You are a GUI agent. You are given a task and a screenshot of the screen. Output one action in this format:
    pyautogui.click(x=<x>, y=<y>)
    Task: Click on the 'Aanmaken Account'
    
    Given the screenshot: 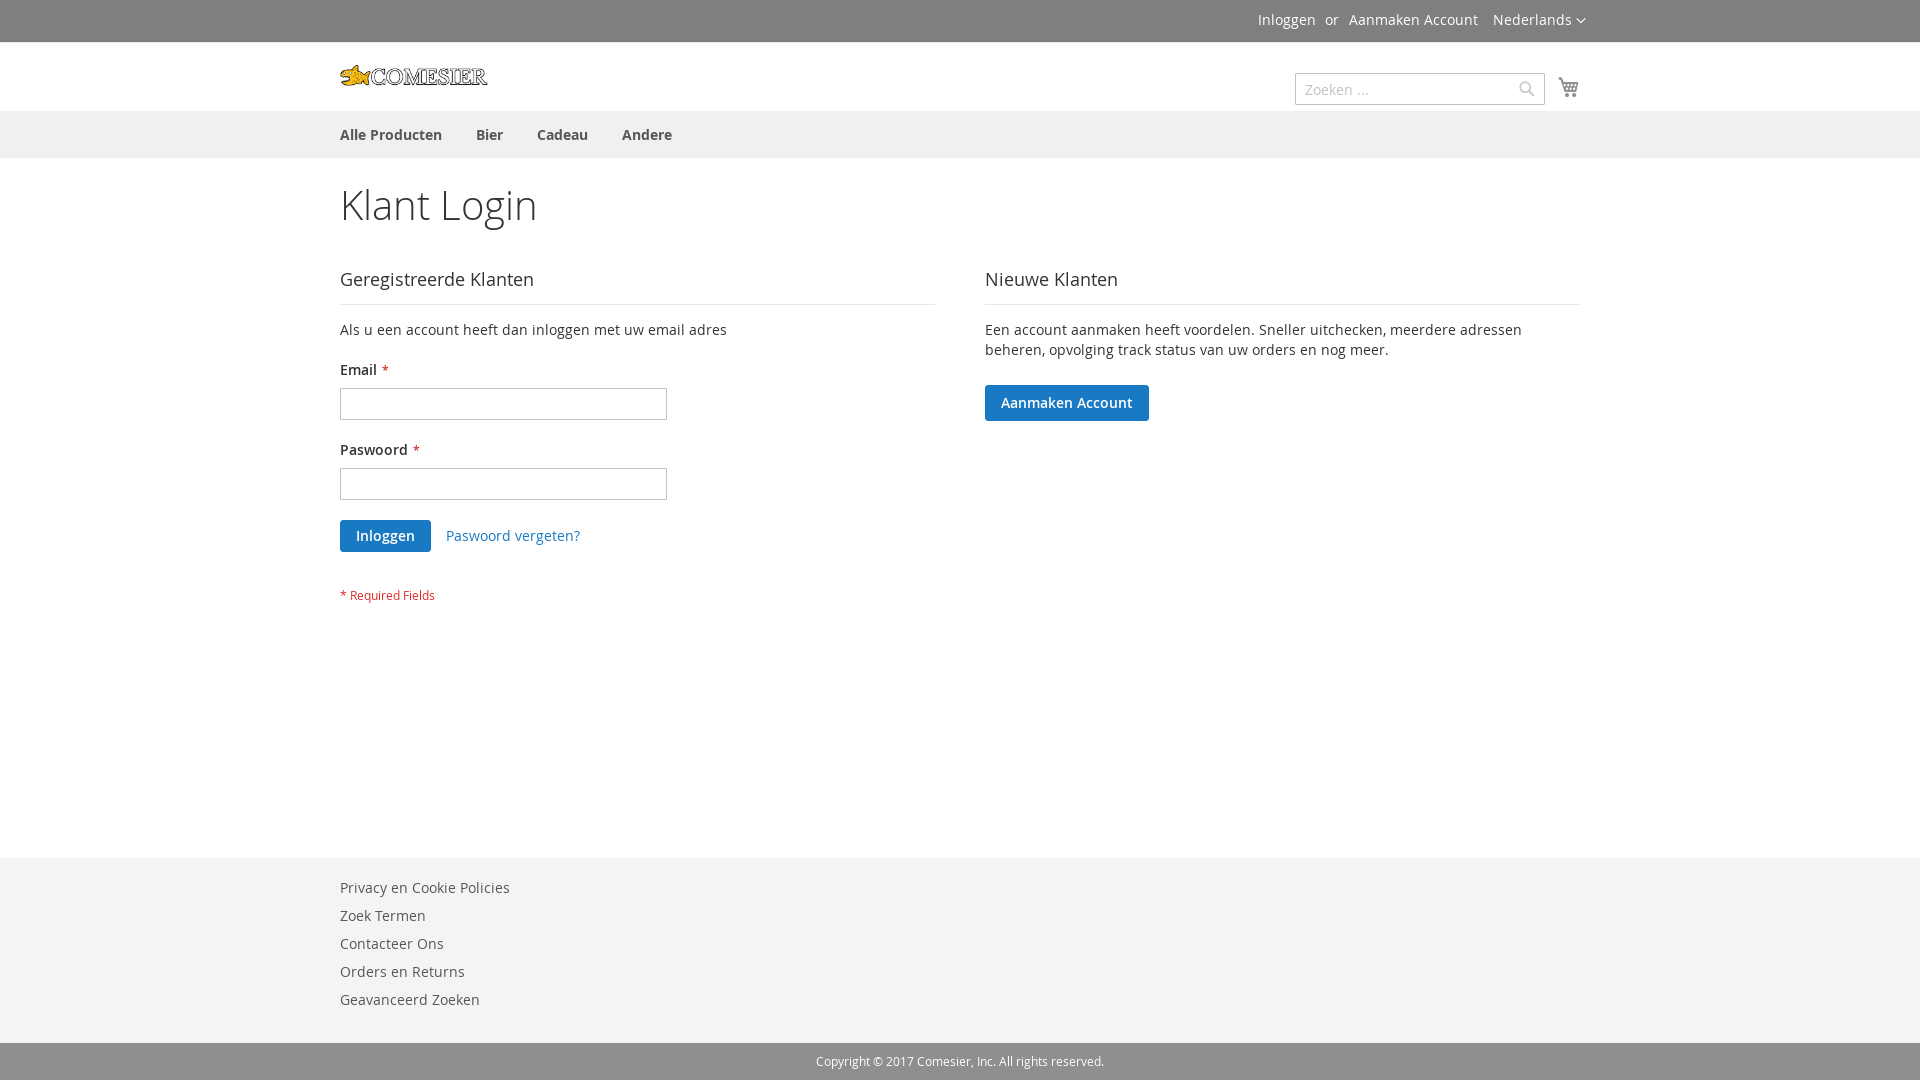 What is the action you would take?
    pyautogui.click(x=1412, y=19)
    